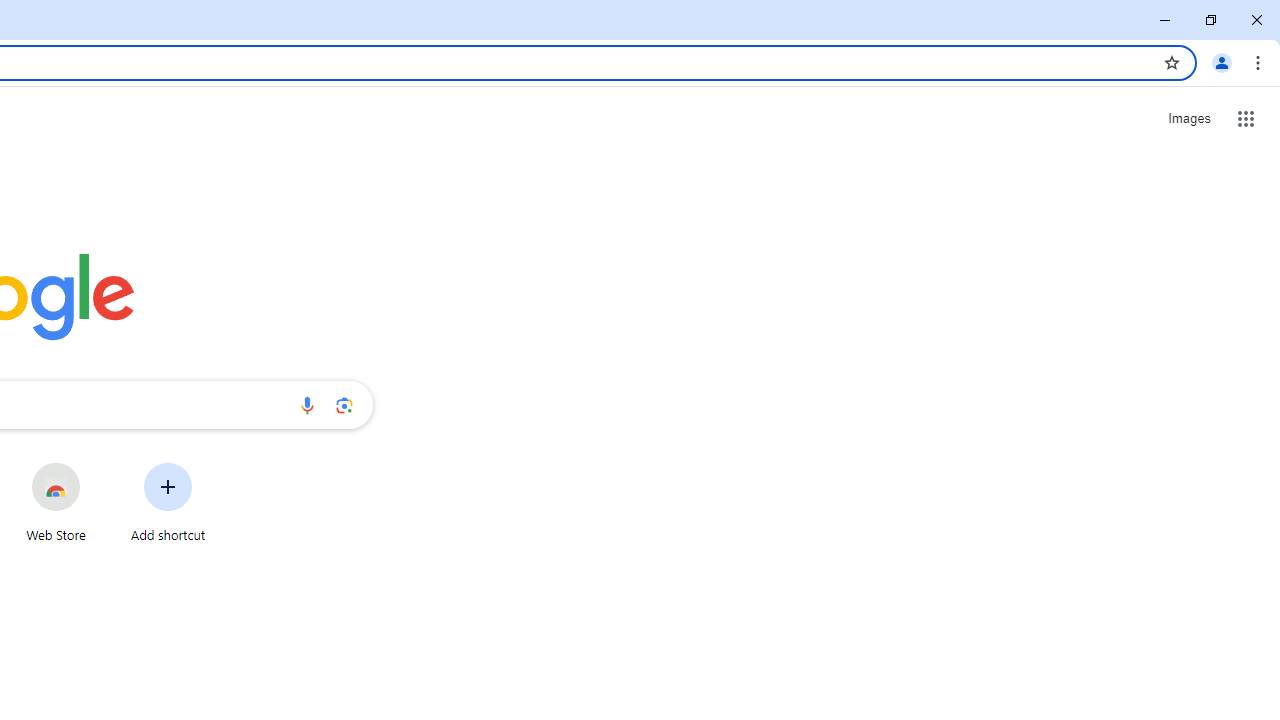  I want to click on 'More actions for Web Store shortcut', so click(95, 464).